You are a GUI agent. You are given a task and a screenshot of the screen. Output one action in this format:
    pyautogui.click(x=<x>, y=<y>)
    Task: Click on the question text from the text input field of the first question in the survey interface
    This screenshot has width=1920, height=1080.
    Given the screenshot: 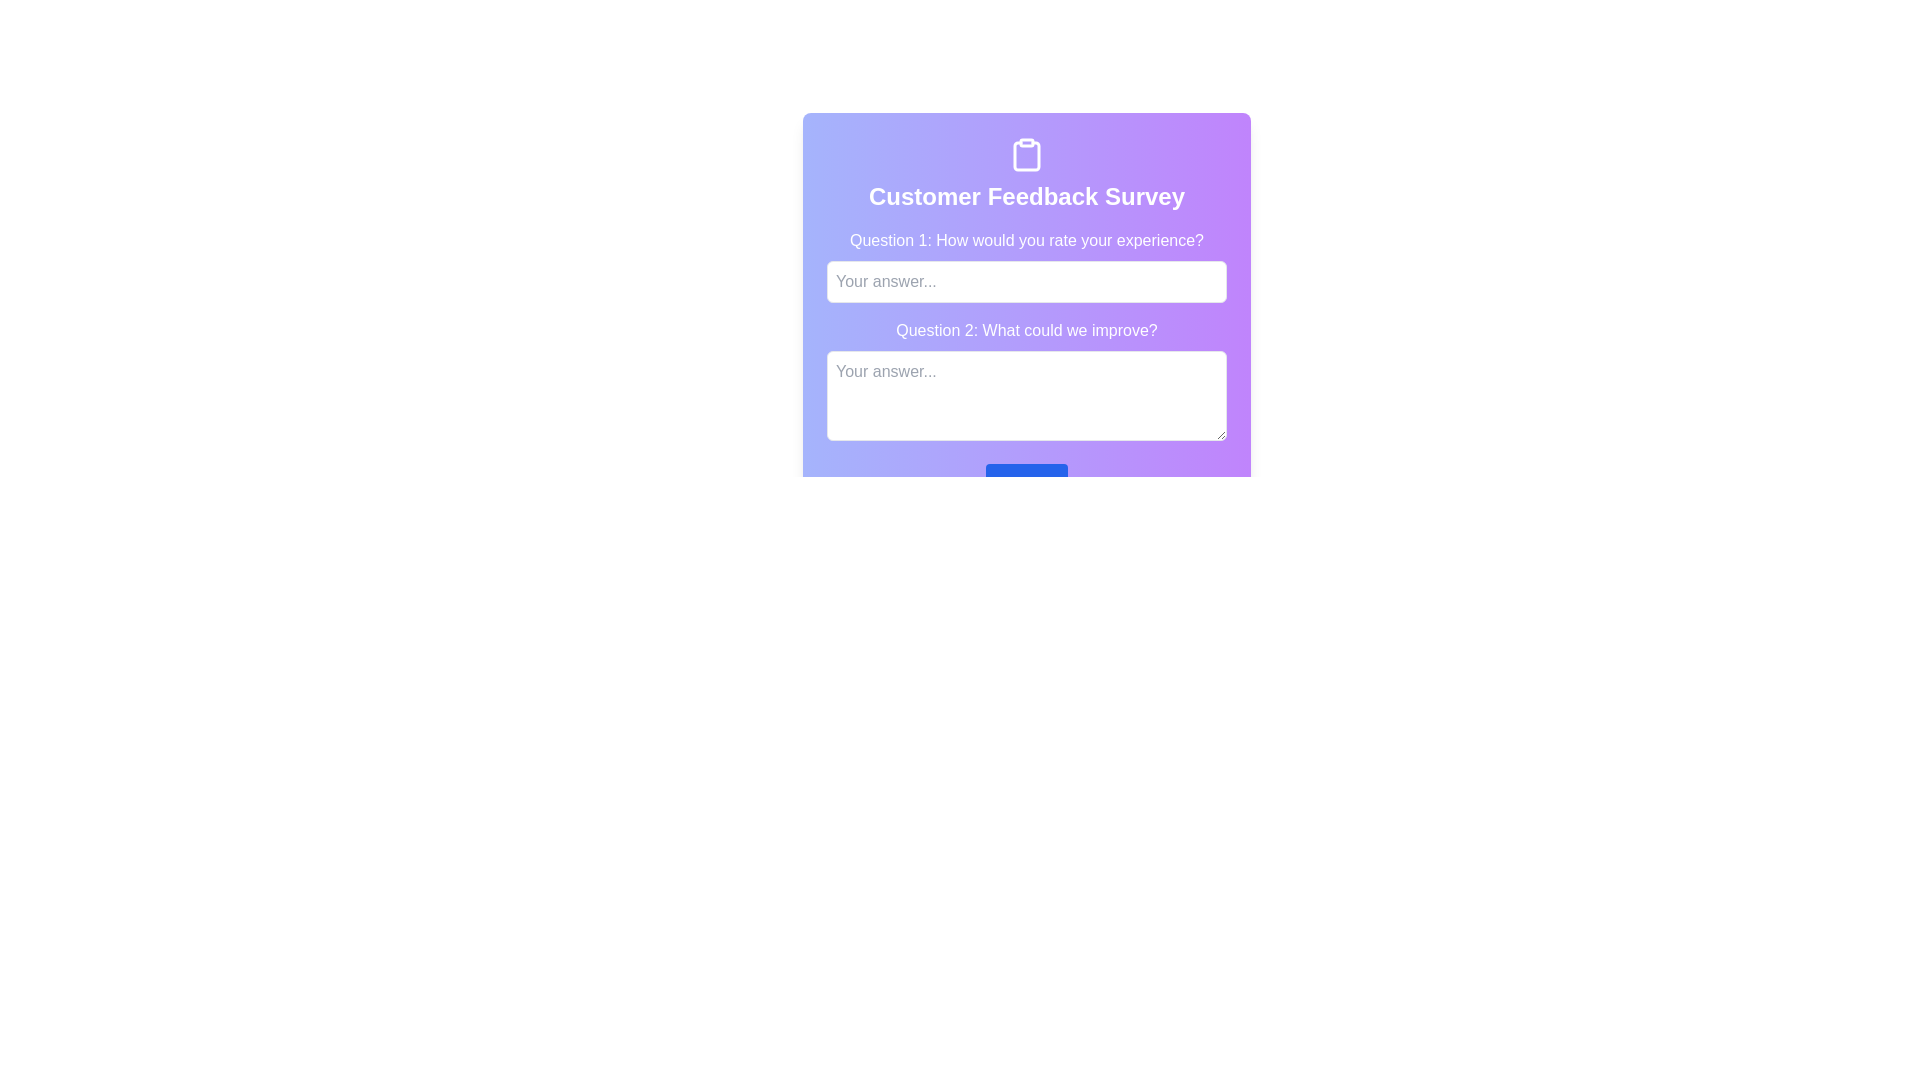 What is the action you would take?
    pyautogui.click(x=1027, y=265)
    